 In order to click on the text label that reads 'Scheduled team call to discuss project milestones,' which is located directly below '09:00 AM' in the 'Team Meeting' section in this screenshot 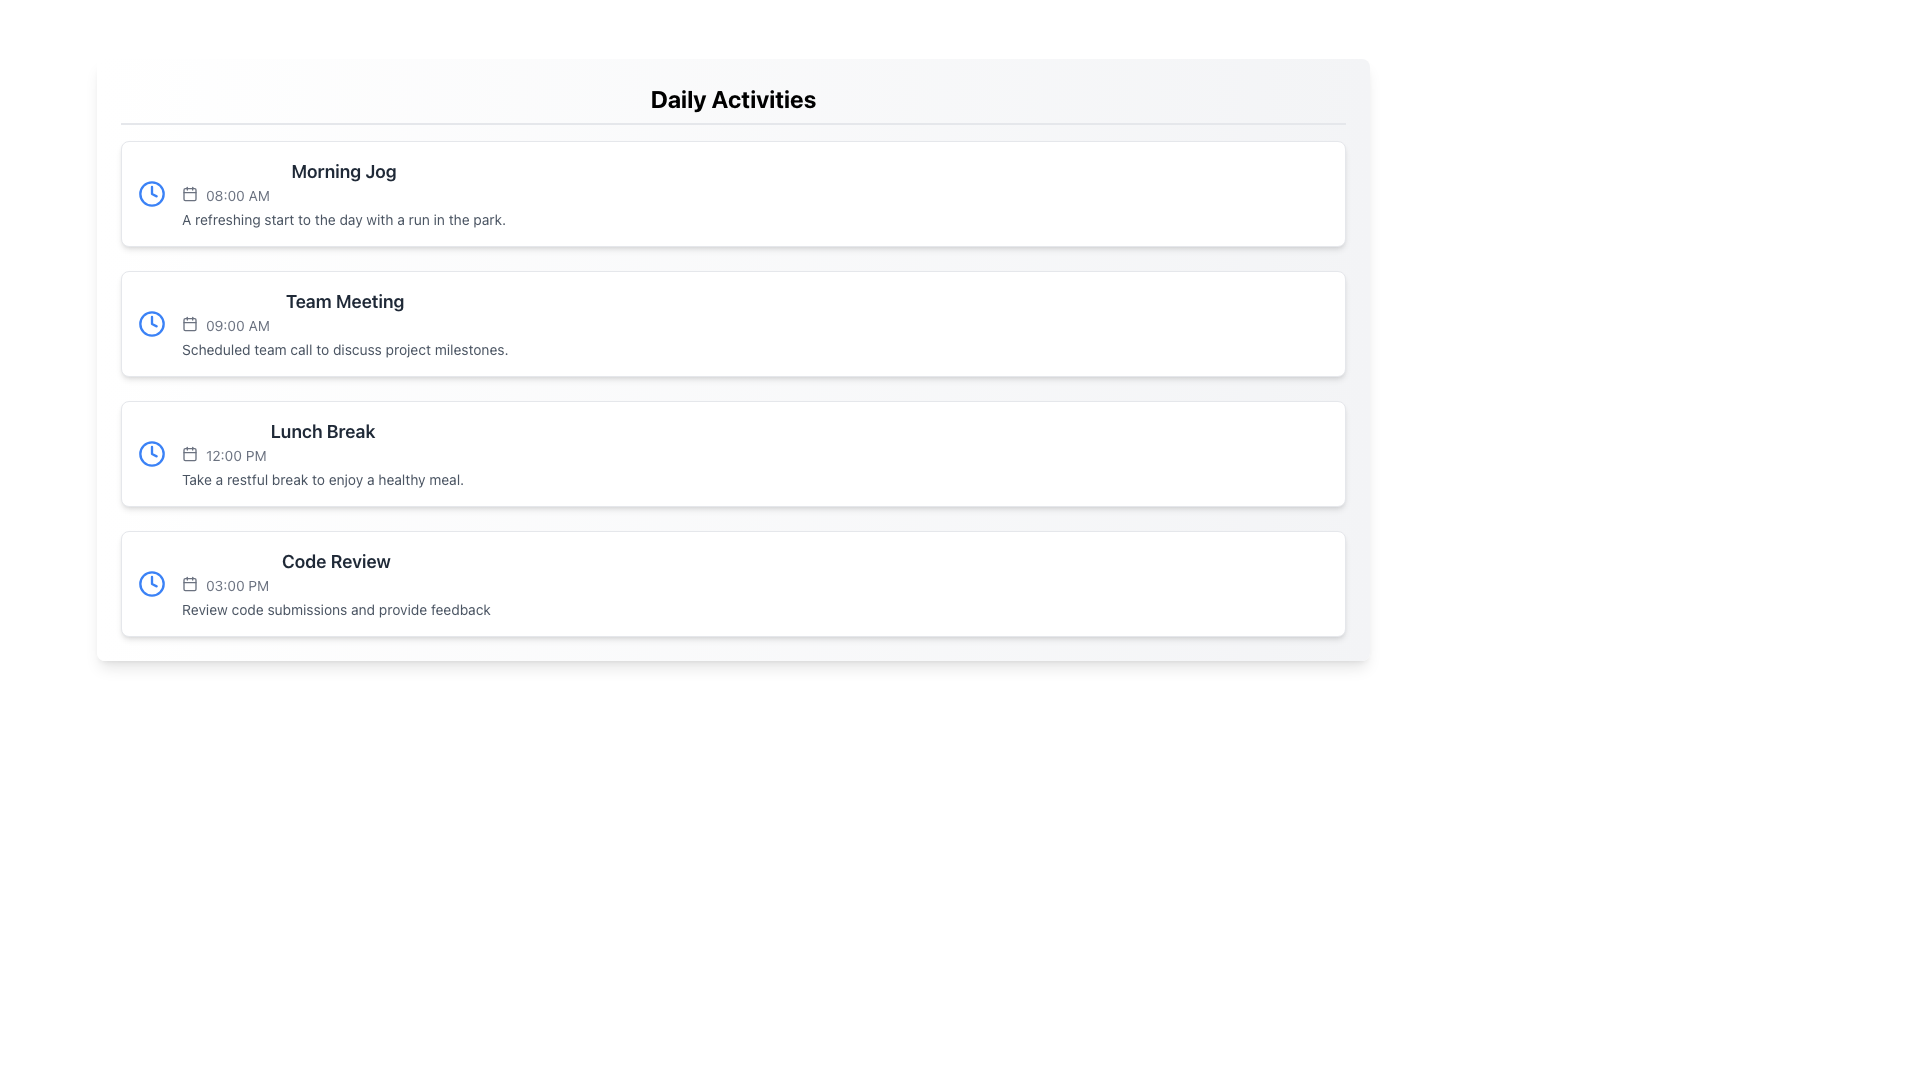, I will do `click(345, 349)`.